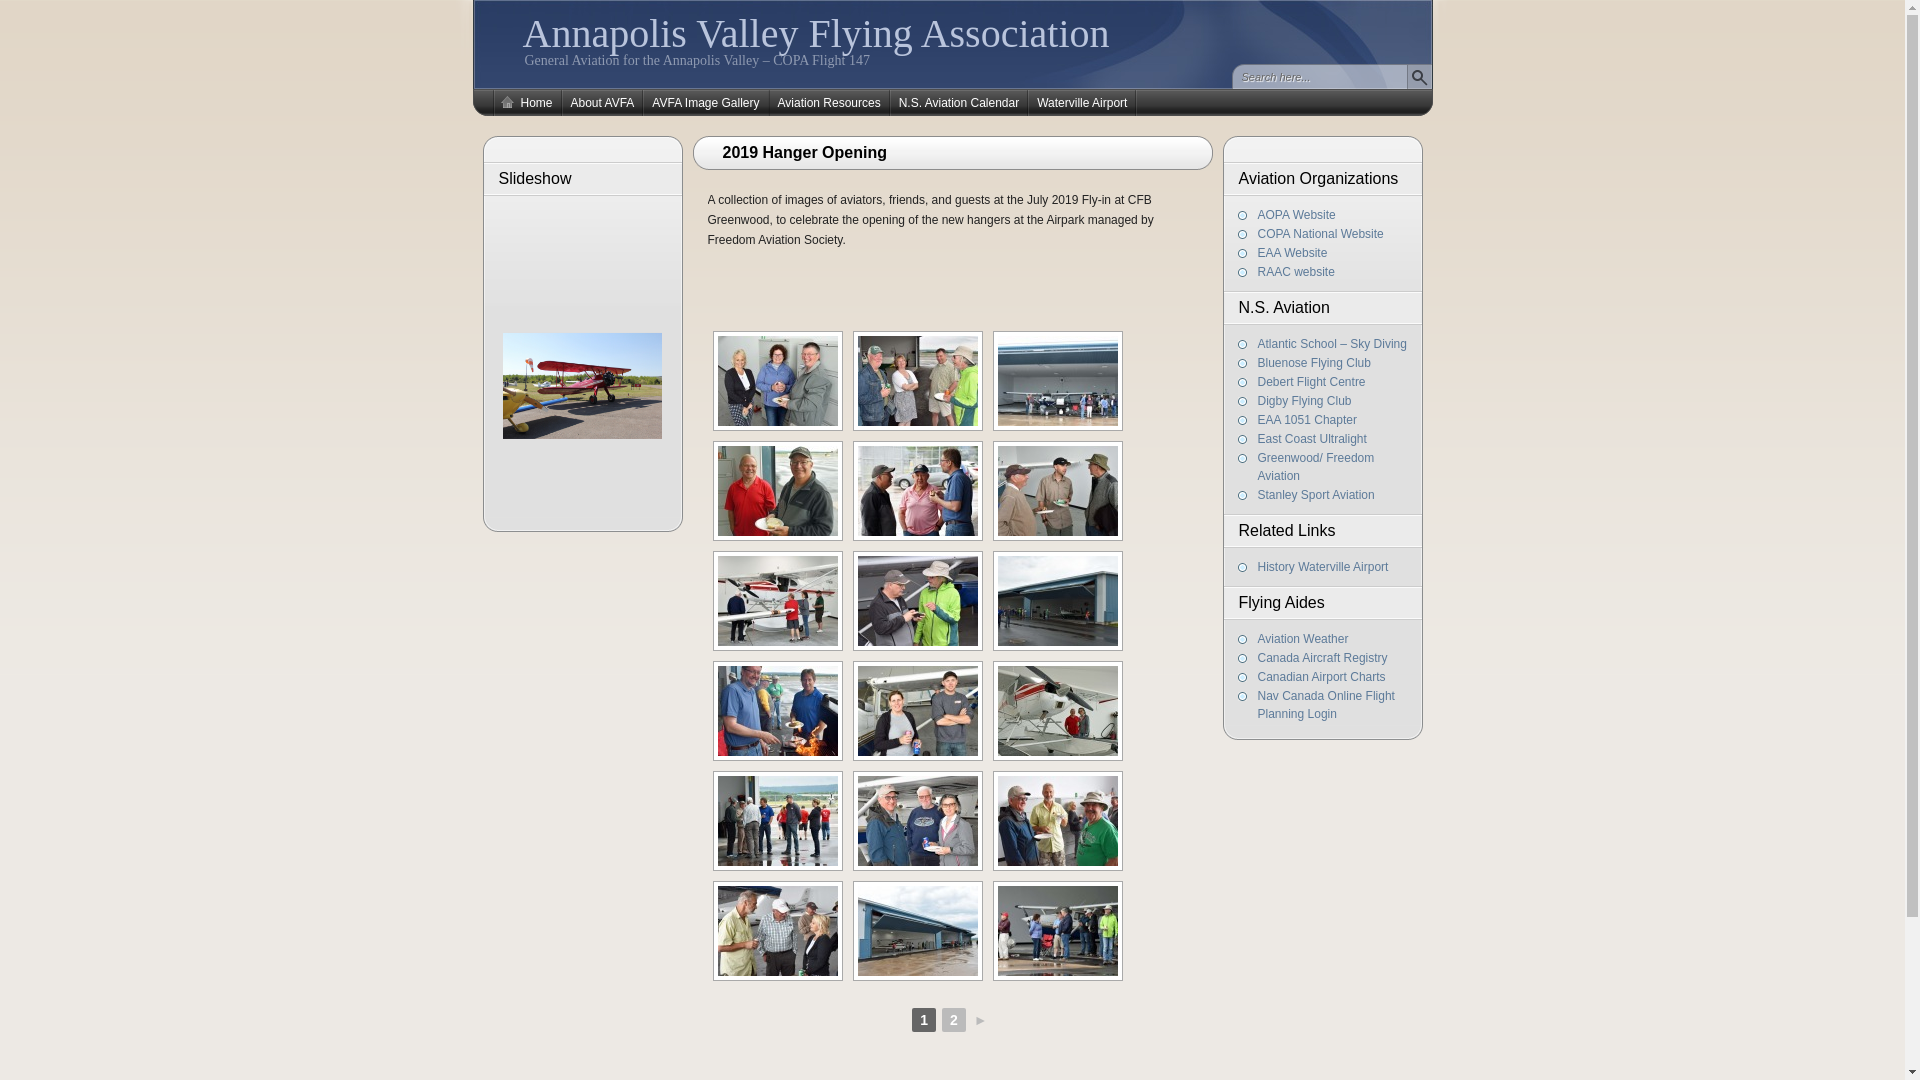 The height and width of the screenshot is (1080, 1920). Describe the element at coordinates (953, 1019) in the screenshot. I see `'2'` at that location.